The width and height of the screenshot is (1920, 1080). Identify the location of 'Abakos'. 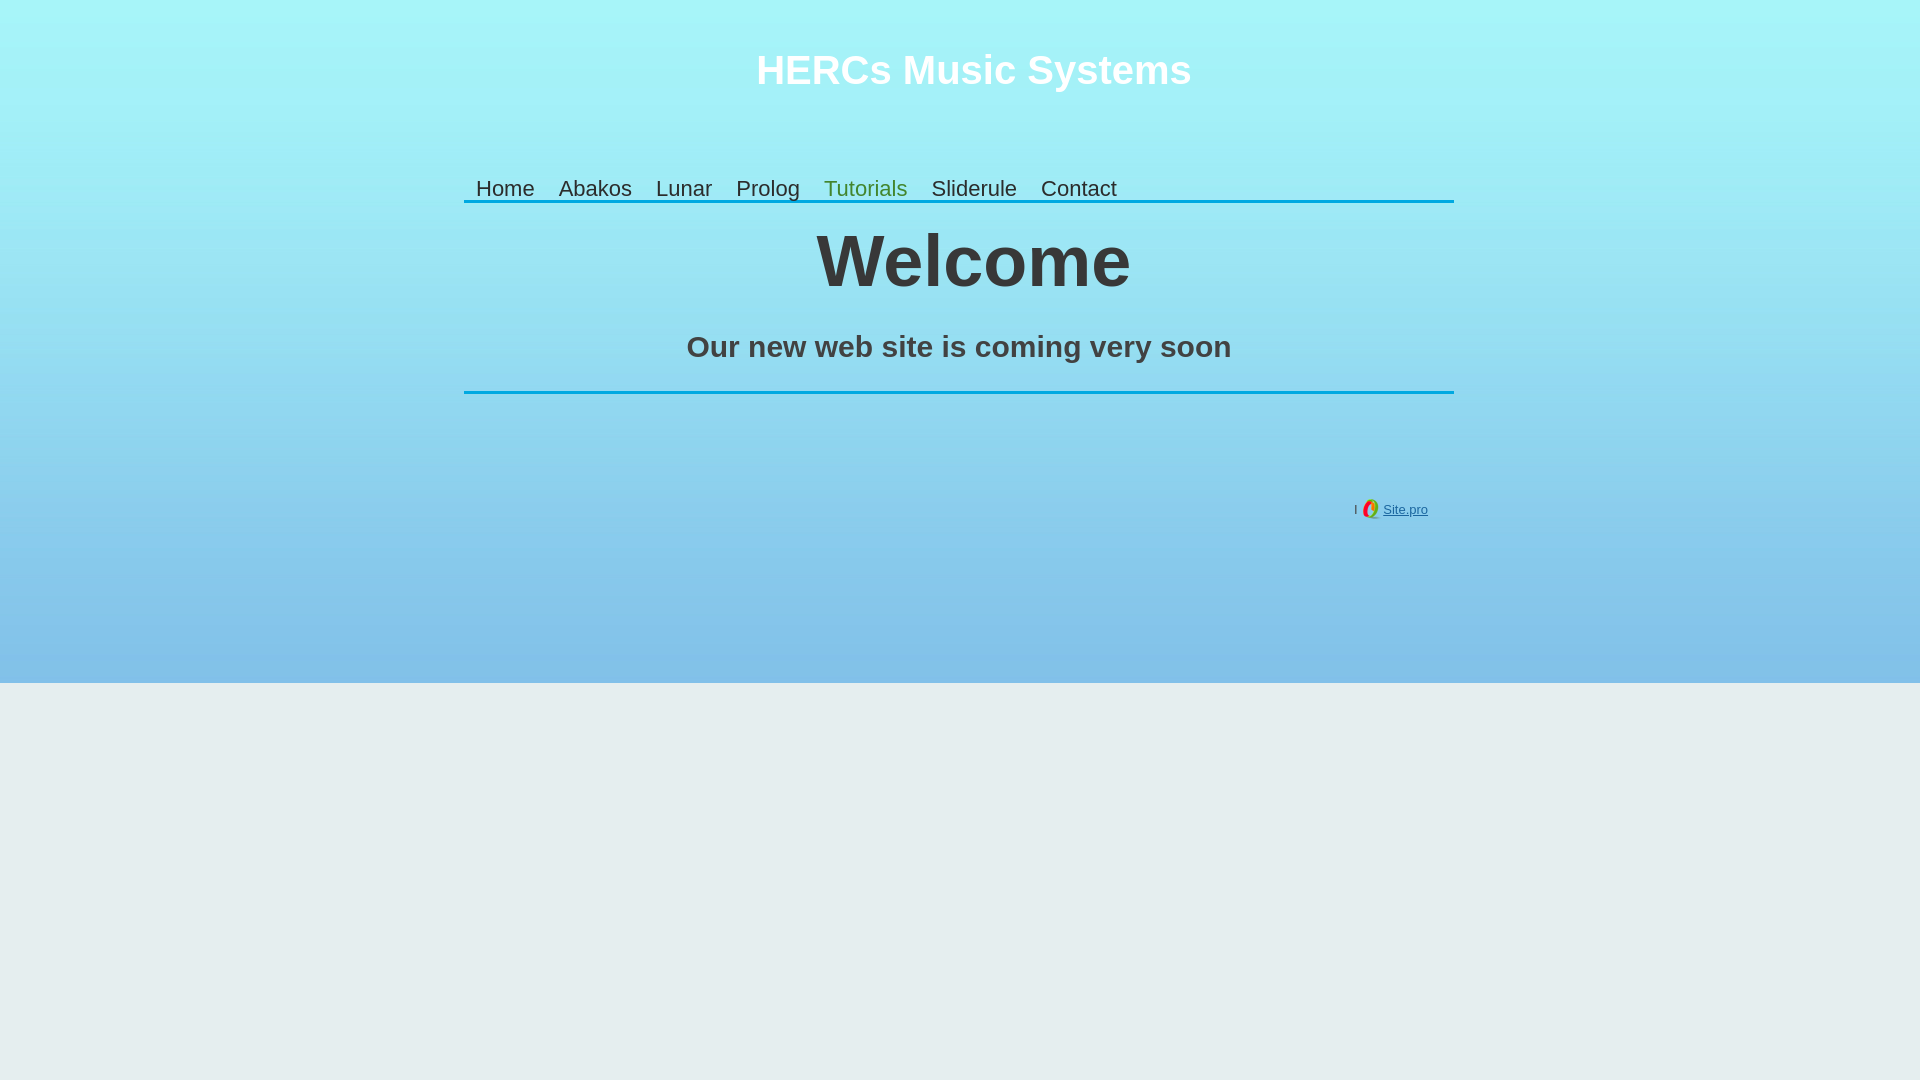
(556, 189).